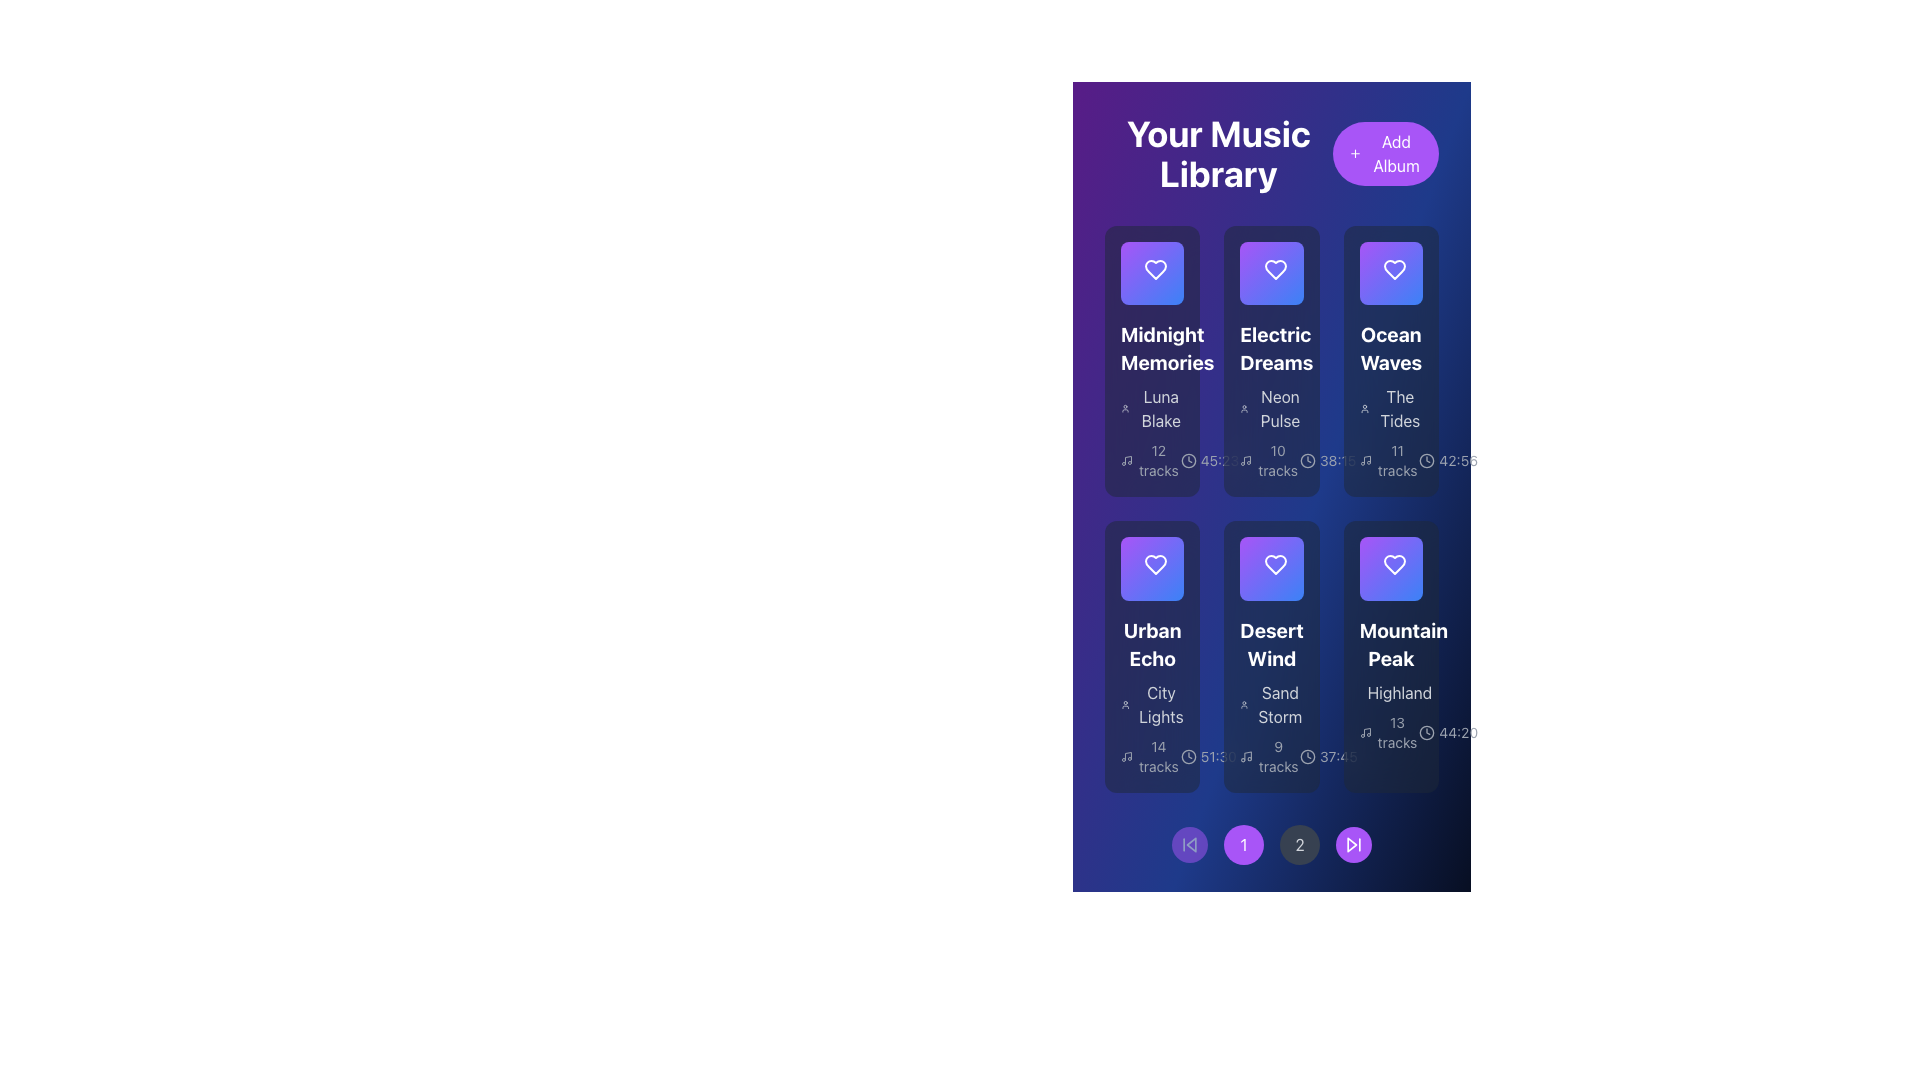 This screenshot has width=1920, height=1080. Describe the element at coordinates (1152, 569) in the screenshot. I see `the interactive heart button with a white background and purple outlined icon located in the 'Urban Echo' card of the music library interface` at that location.